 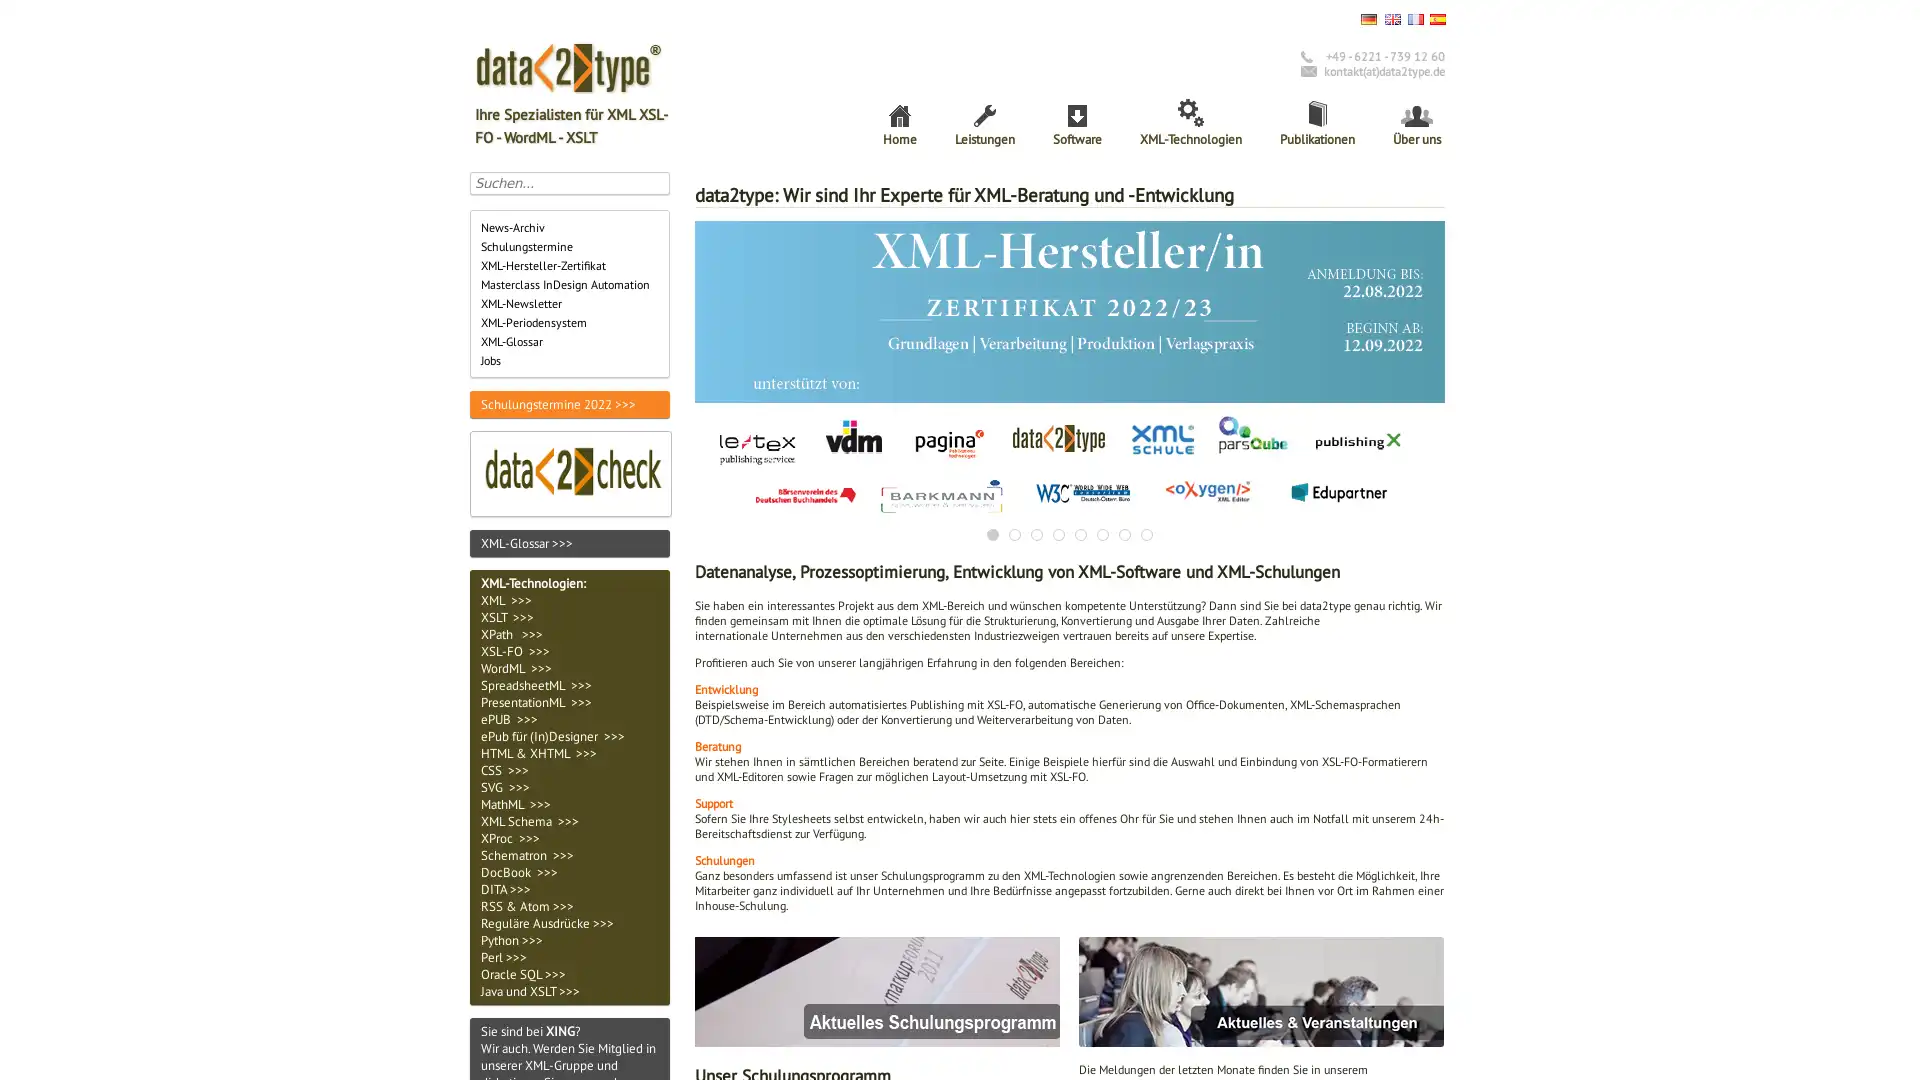 I want to click on Carousel Page 5, so click(x=1079, y=532).